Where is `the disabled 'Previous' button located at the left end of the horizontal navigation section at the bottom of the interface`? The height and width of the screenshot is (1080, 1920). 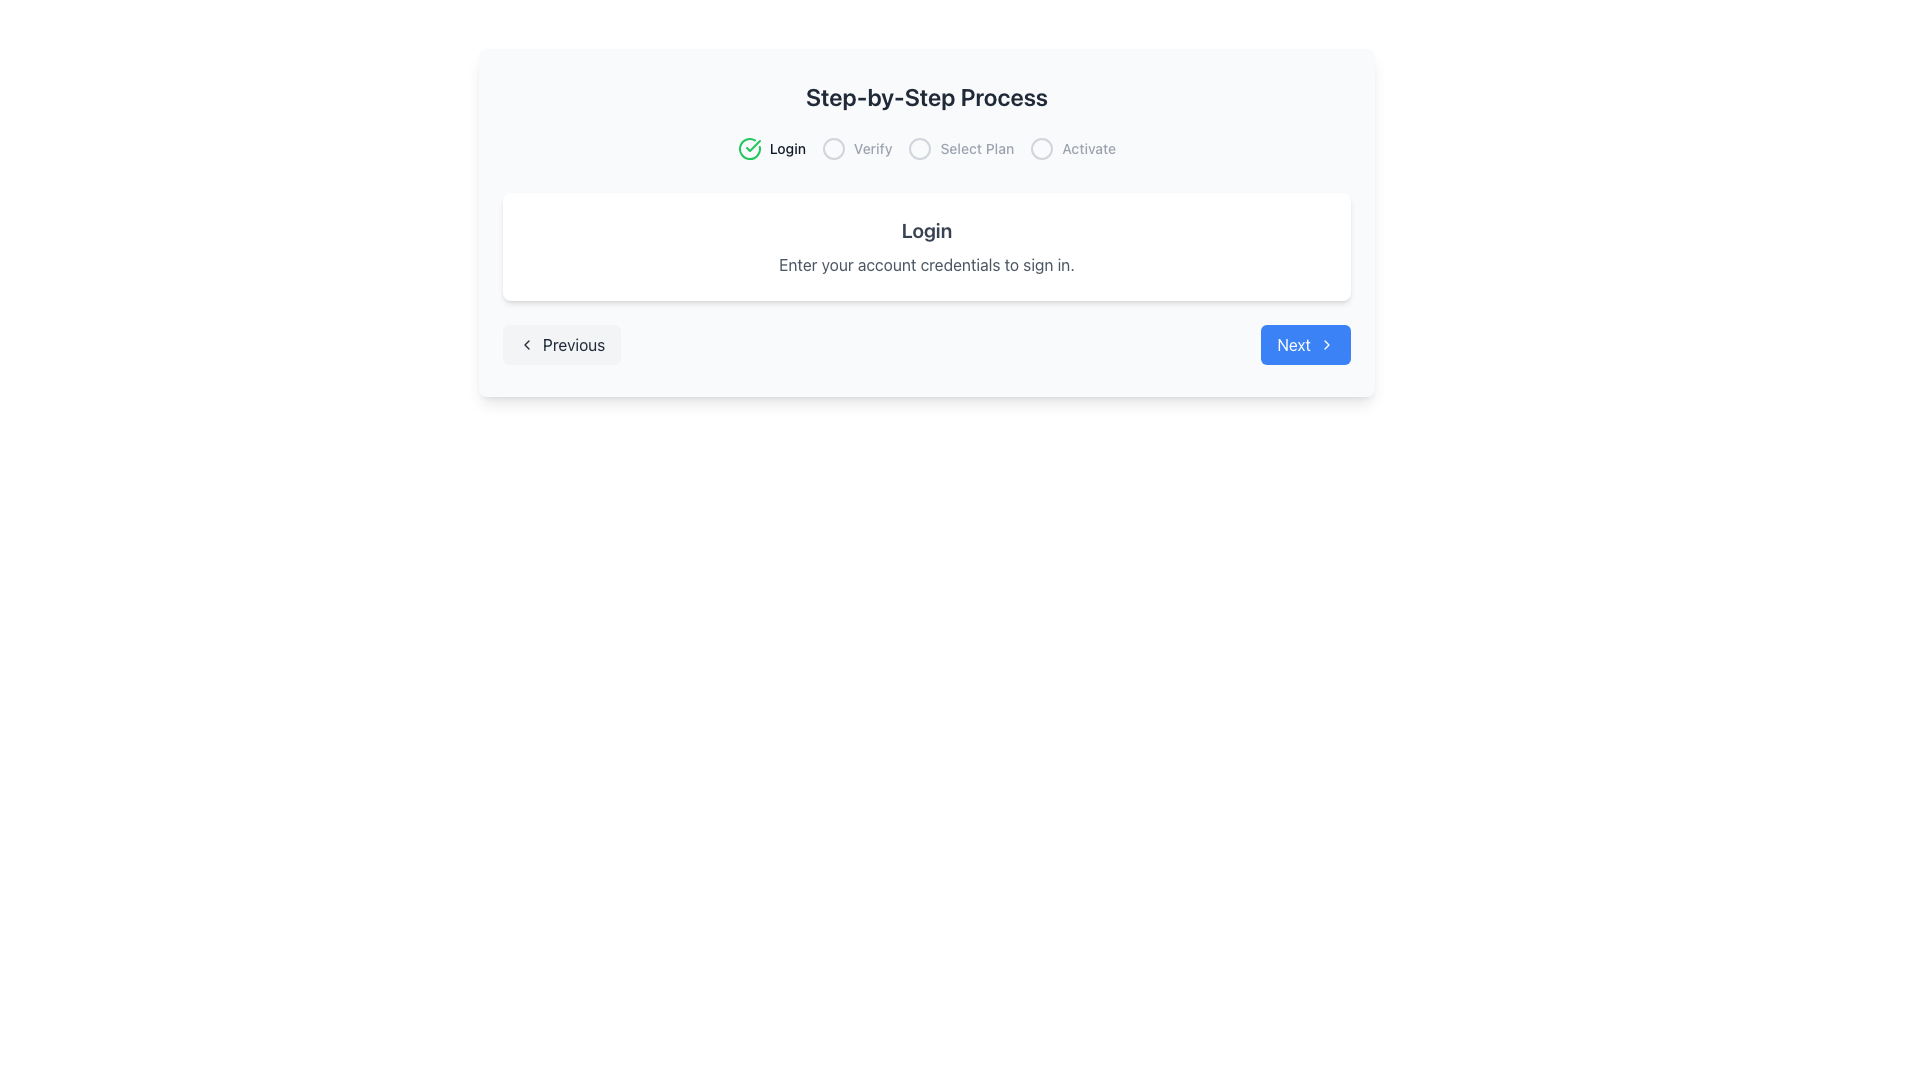
the disabled 'Previous' button located at the left end of the horizontal navigation section at the bottom of the interface is located at coordinates (561, 343).